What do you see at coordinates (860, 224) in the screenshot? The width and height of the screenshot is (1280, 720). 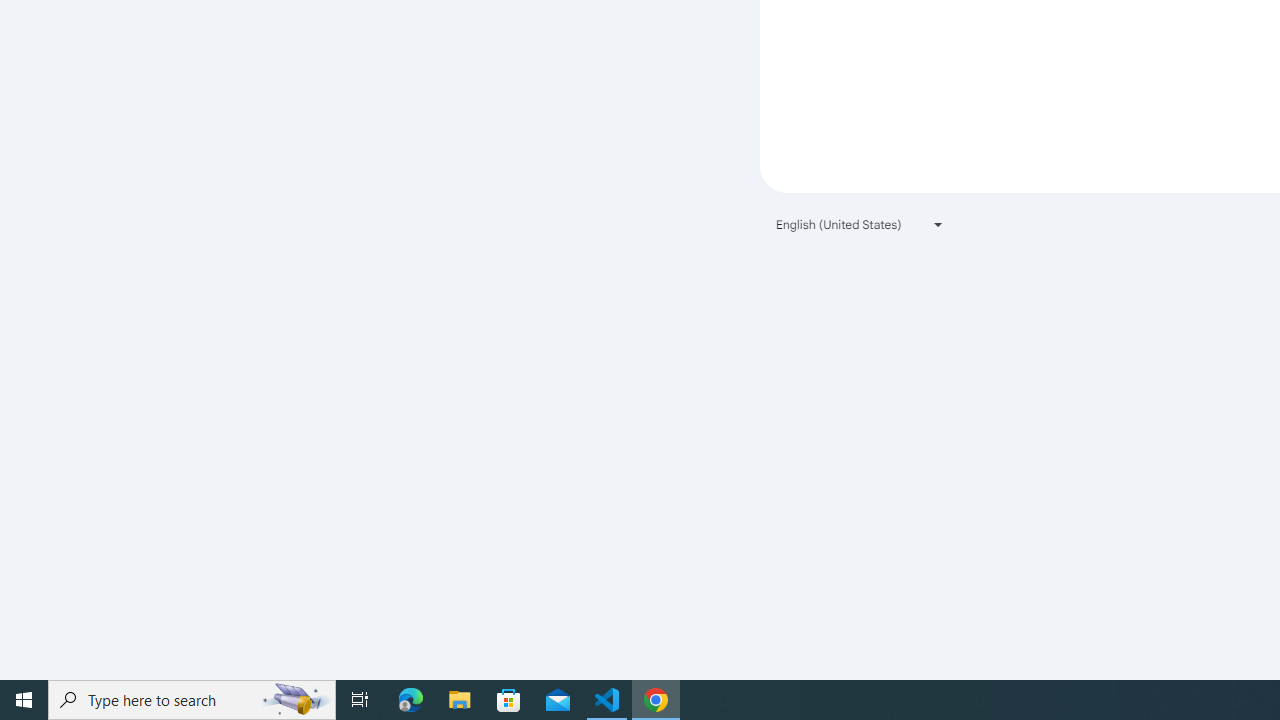 I see `'English (United States)'` at bounding box center [860, 224].